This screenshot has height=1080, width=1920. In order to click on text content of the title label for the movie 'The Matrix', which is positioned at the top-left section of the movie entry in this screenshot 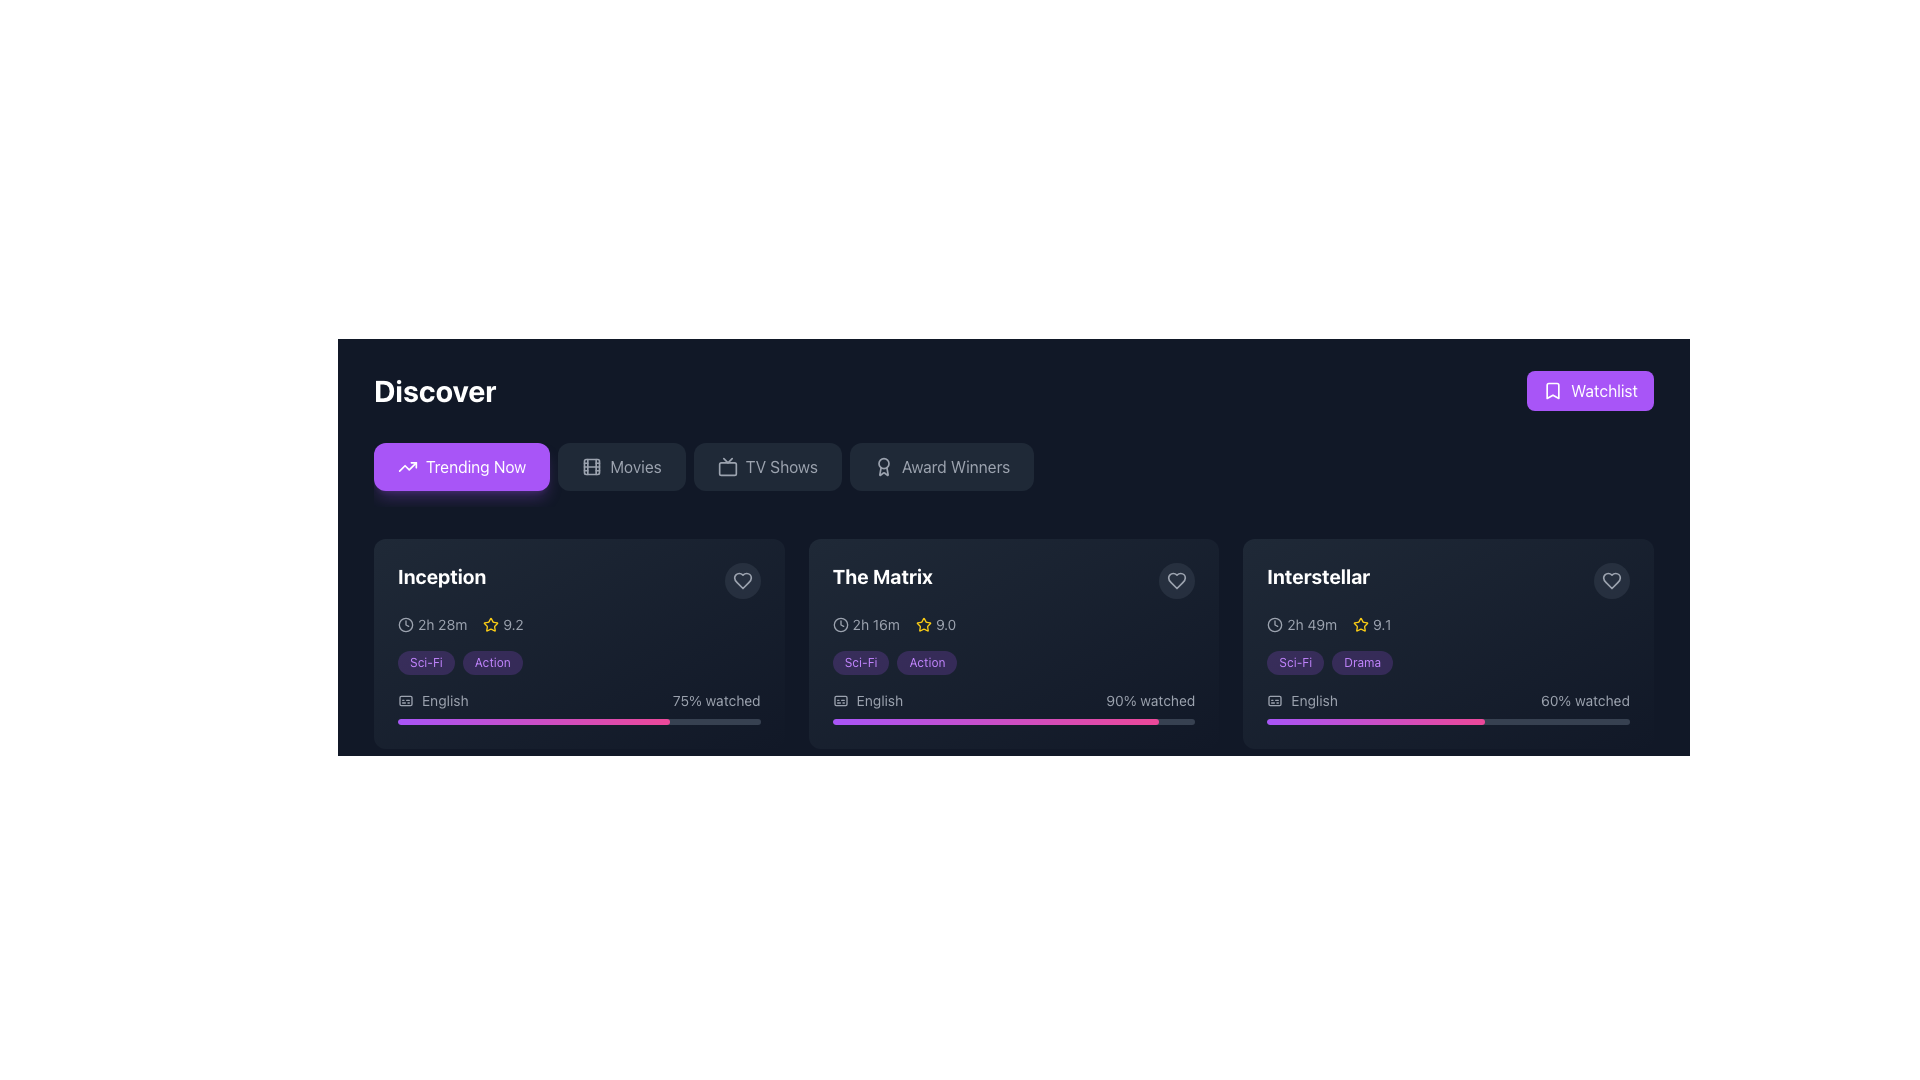, I will do `click(881, 577)`.